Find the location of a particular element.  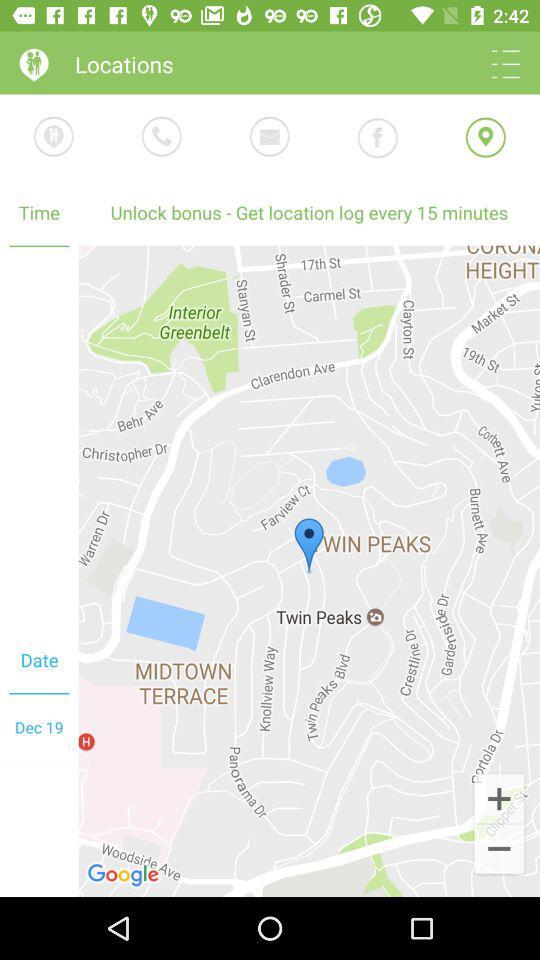

item on the left is located at coordinates (39, 437).